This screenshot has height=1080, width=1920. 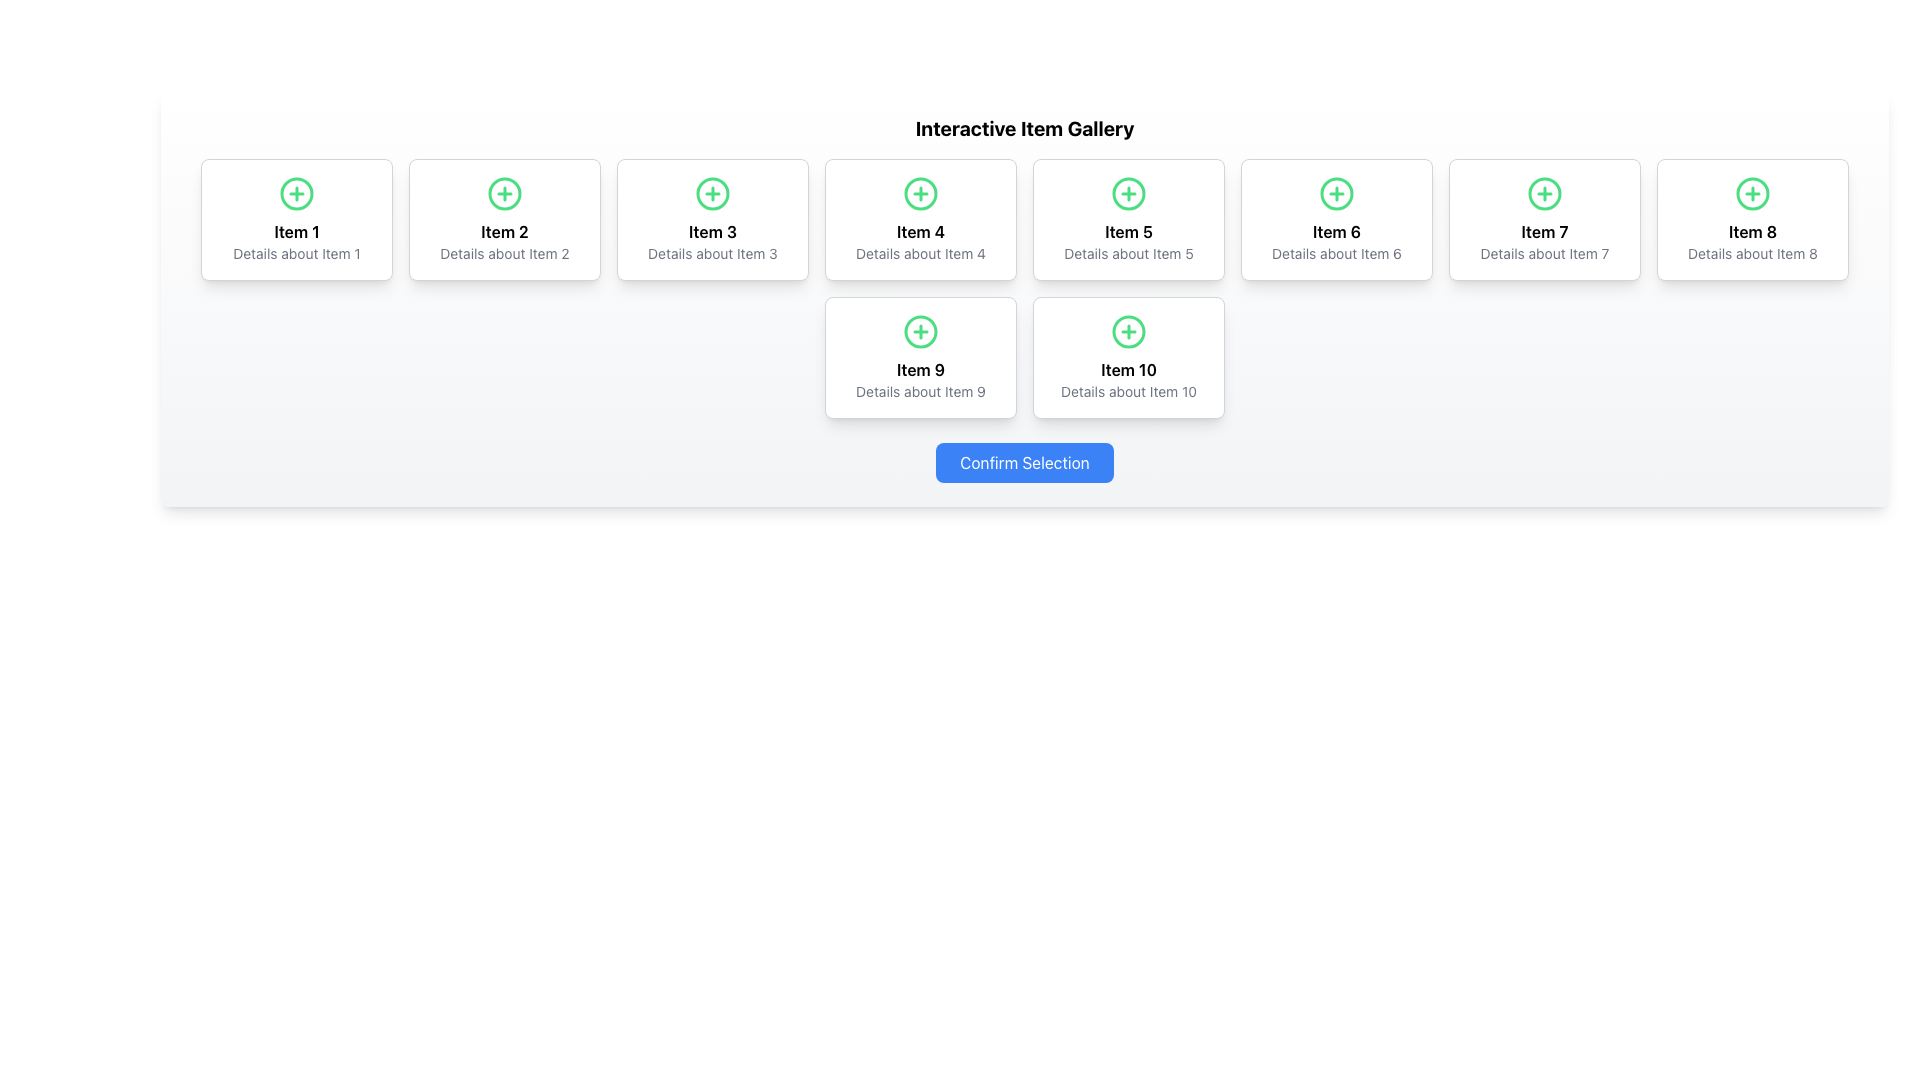 What do you see at coordinates (920, 357) in the screenshot?
I see `the rectangular card styled with rounded corners, containing a green circular plus icon and bold black text saying 'Item 9', located in the second row, third column of the grid layout` at bounding box center [920, 357].